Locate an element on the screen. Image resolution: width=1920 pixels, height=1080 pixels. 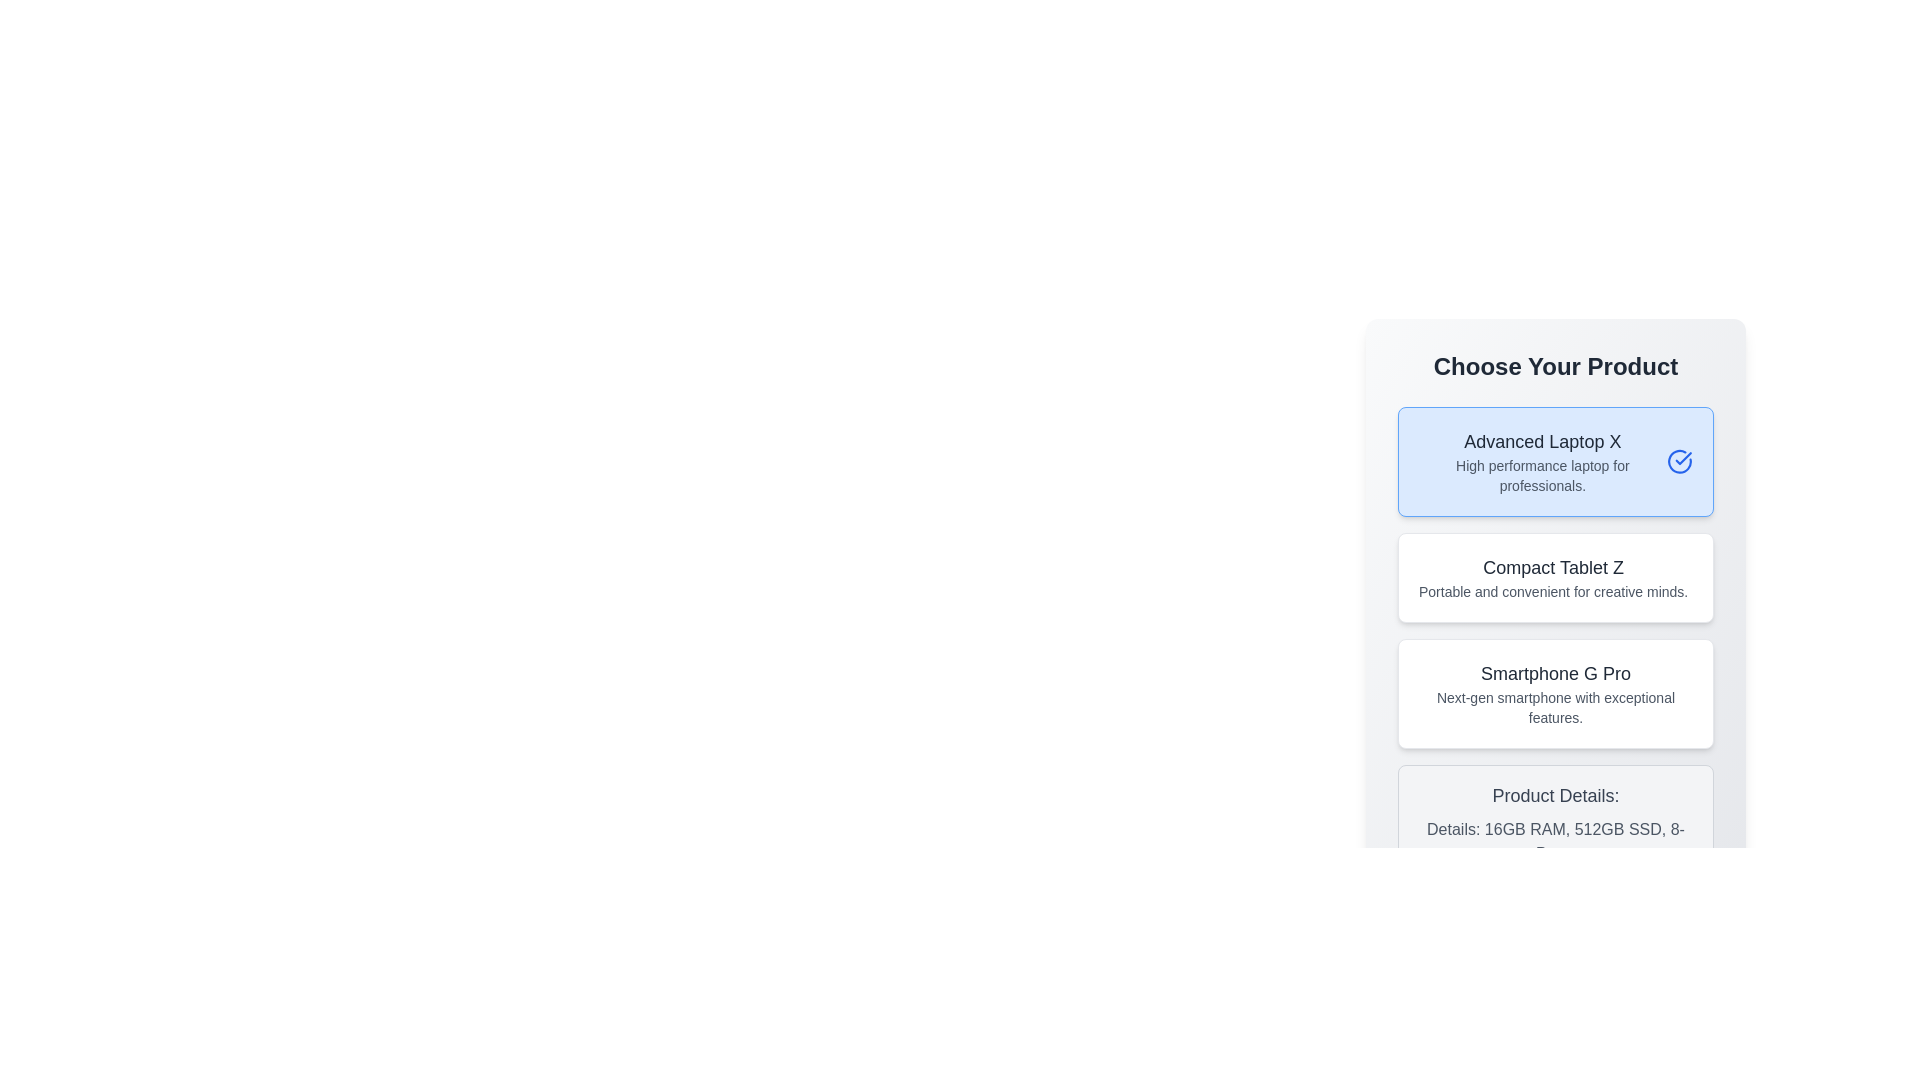
the visual indicator icon for the selected item 'Advanced Laptop X' located at the far-right side of the card is located at coordinates (1679, 462).